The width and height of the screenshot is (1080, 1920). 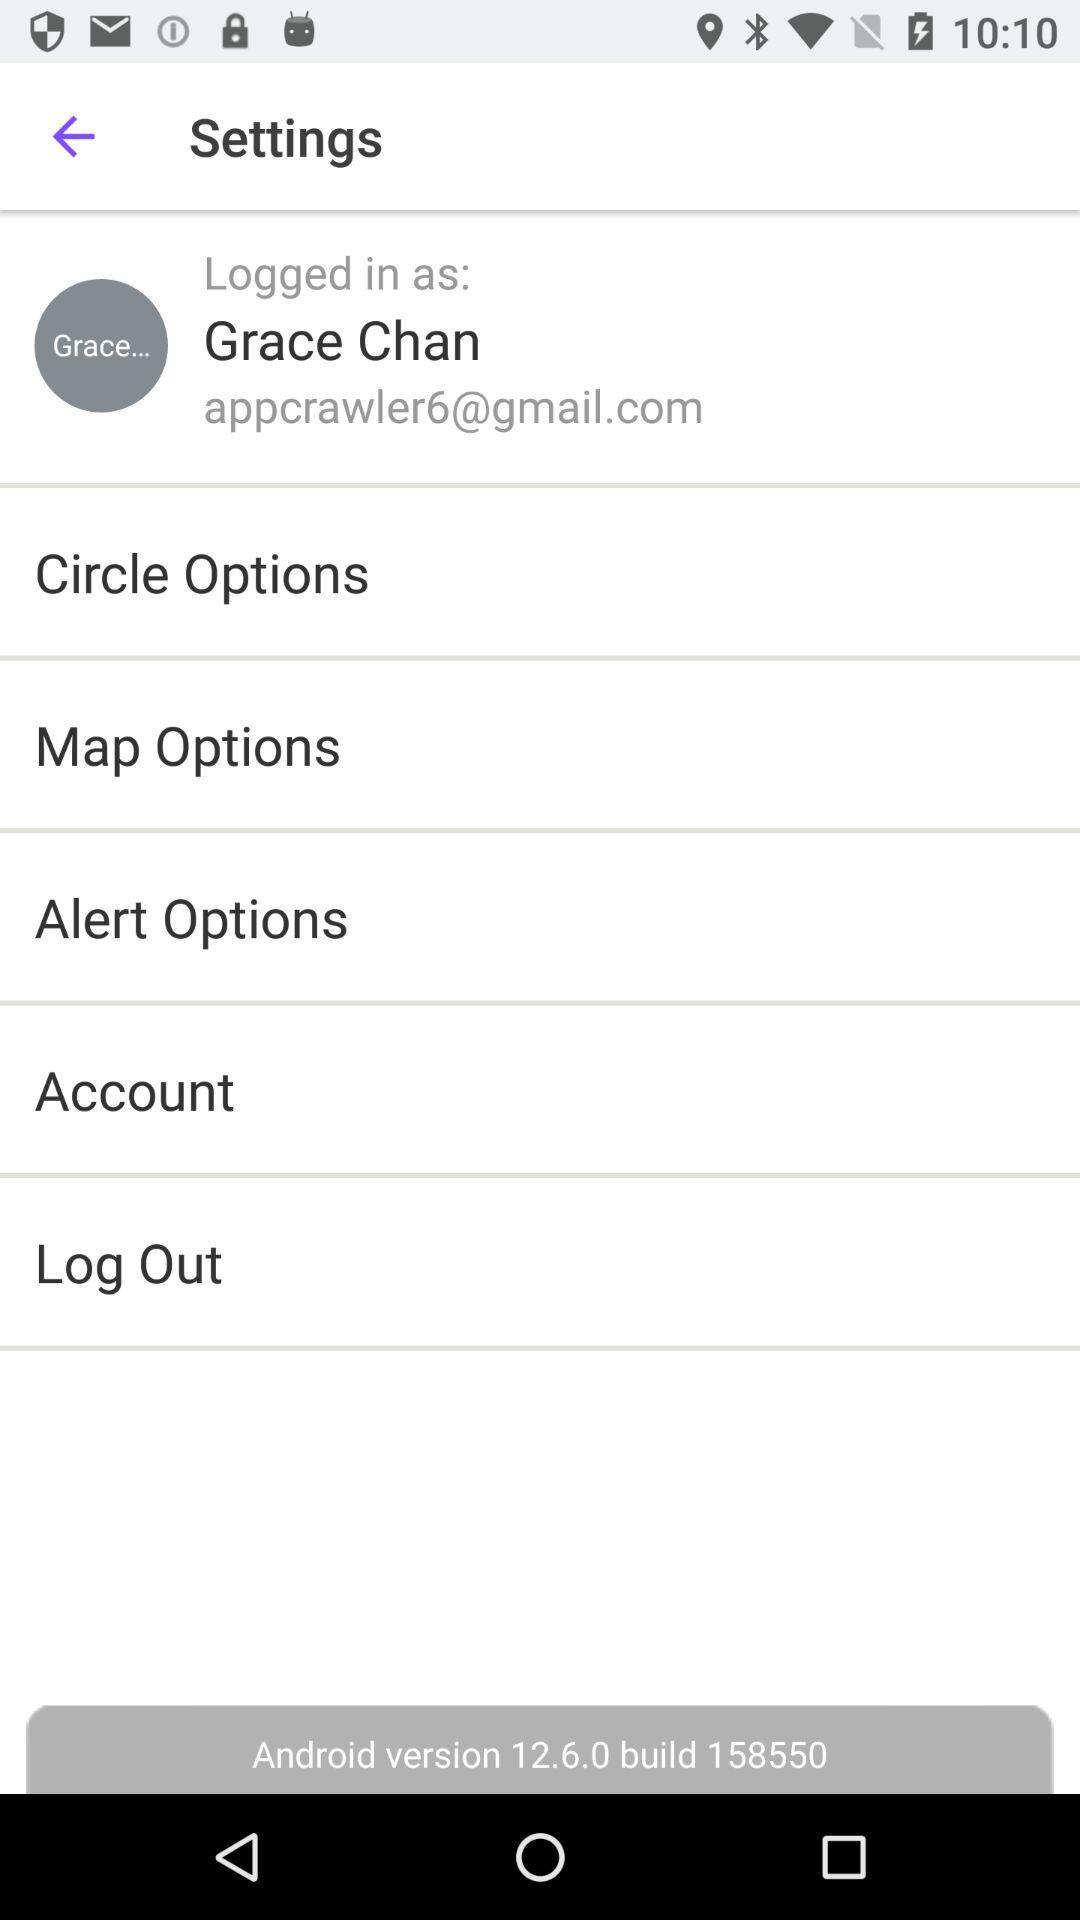 What do you see at coordinates (341, 338) in the screenshot?
I see `icon below logged in as: icon` at bounding box center [341, 338].